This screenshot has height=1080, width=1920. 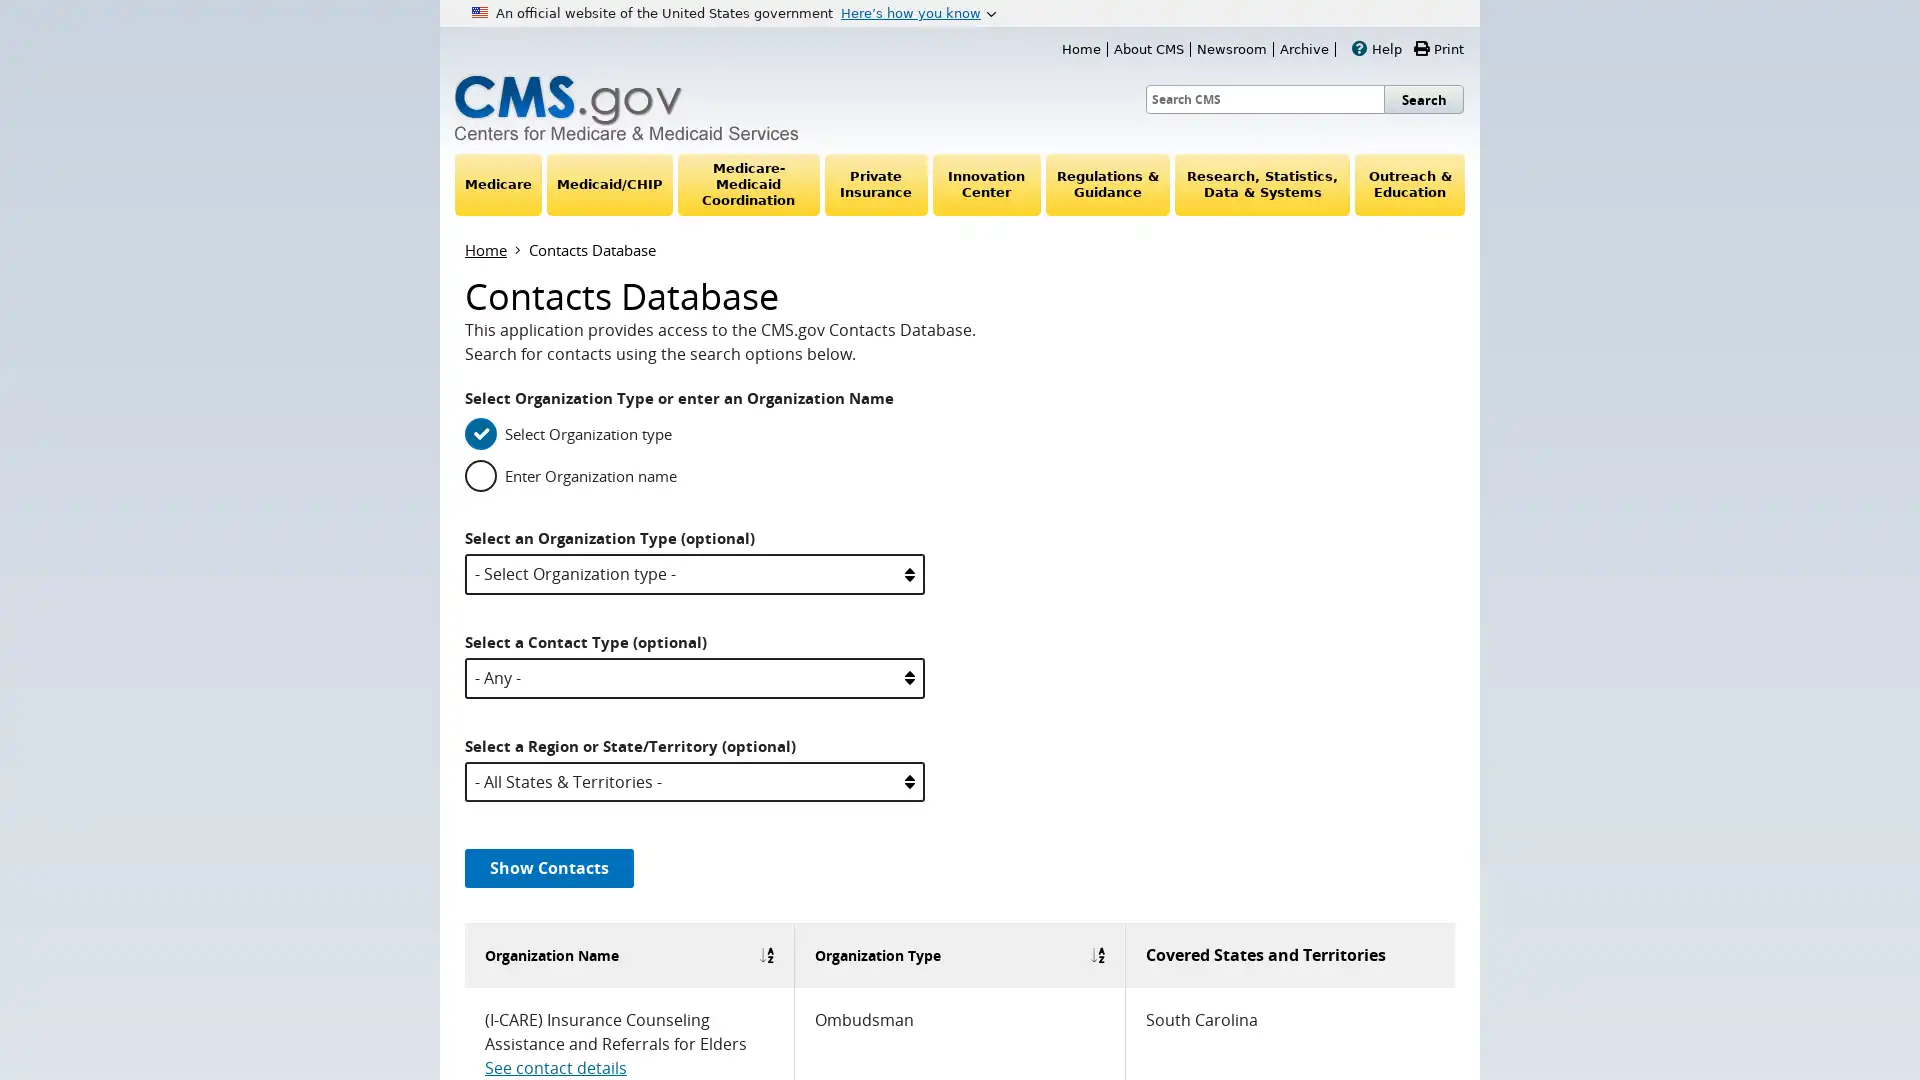 I want to click on Search, so click(x=1423, y=99).